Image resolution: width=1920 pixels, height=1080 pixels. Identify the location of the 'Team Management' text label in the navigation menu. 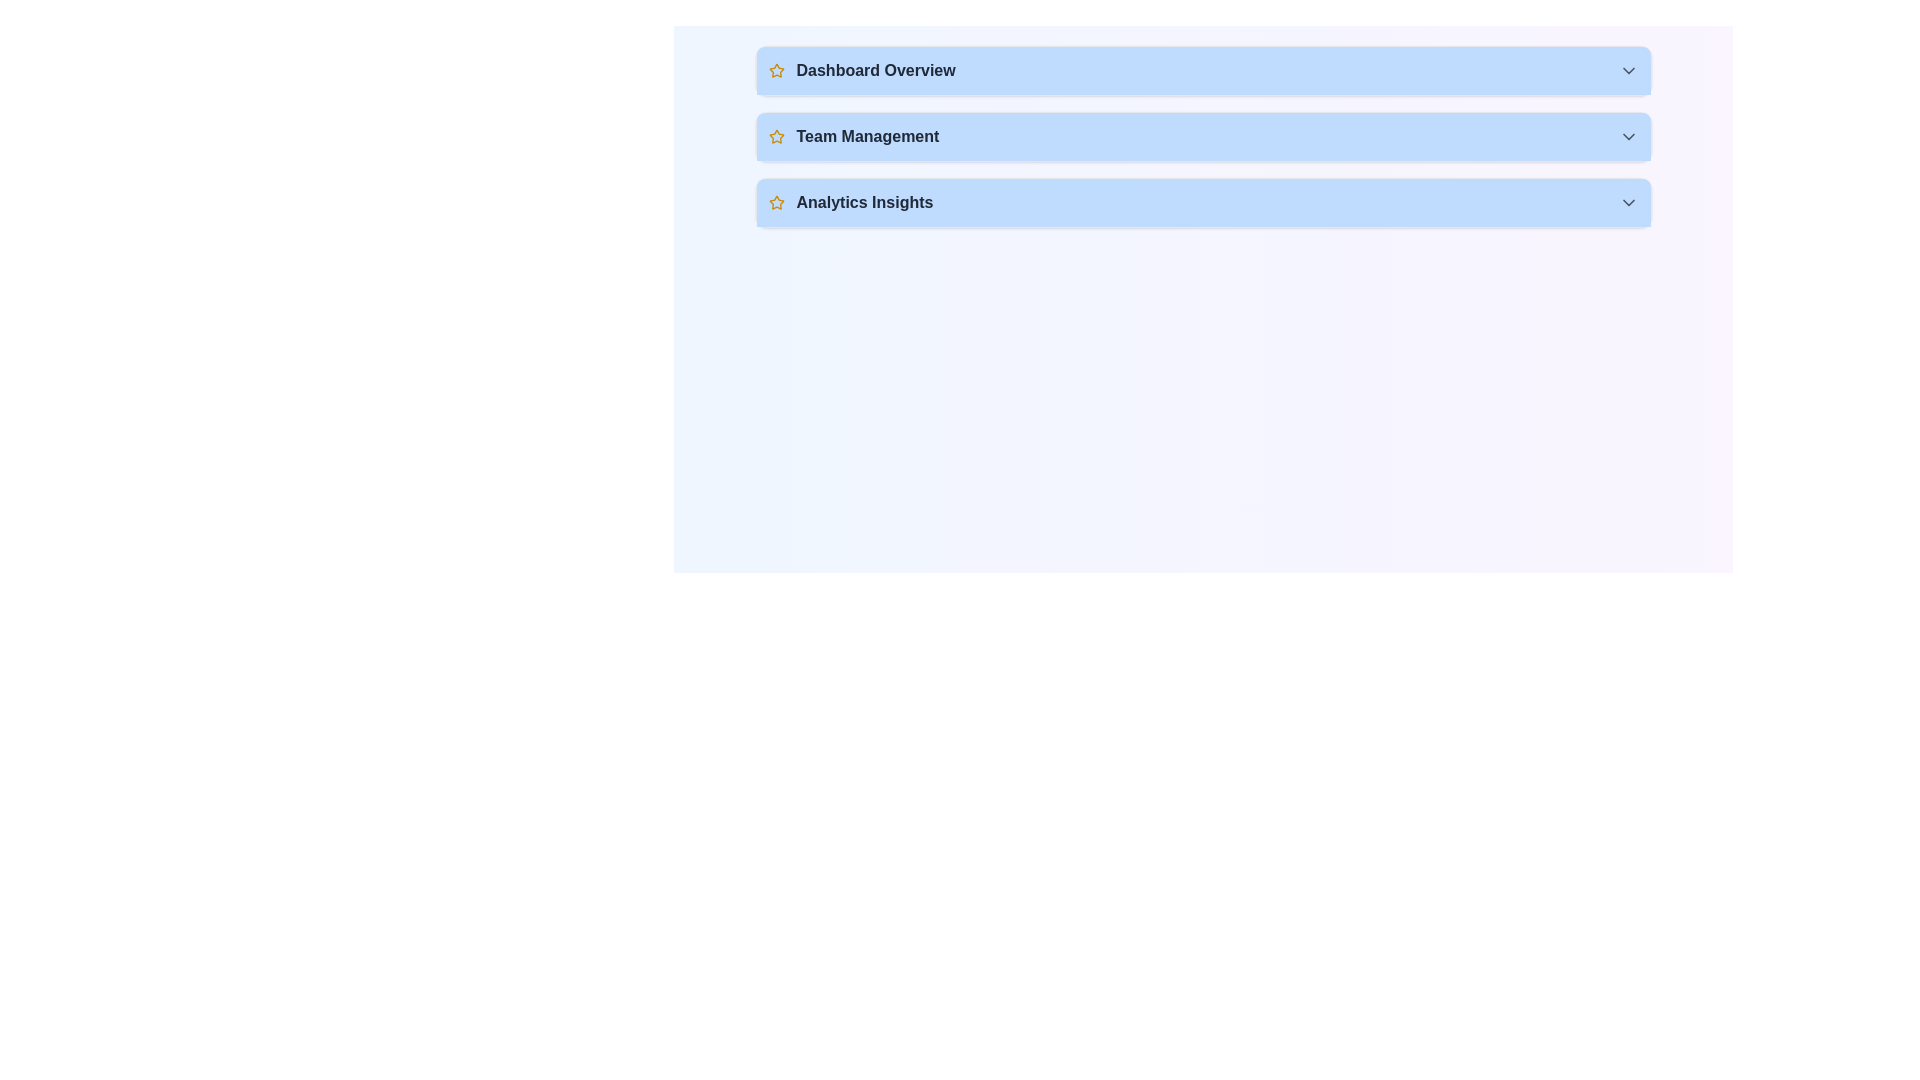
(867, 136).